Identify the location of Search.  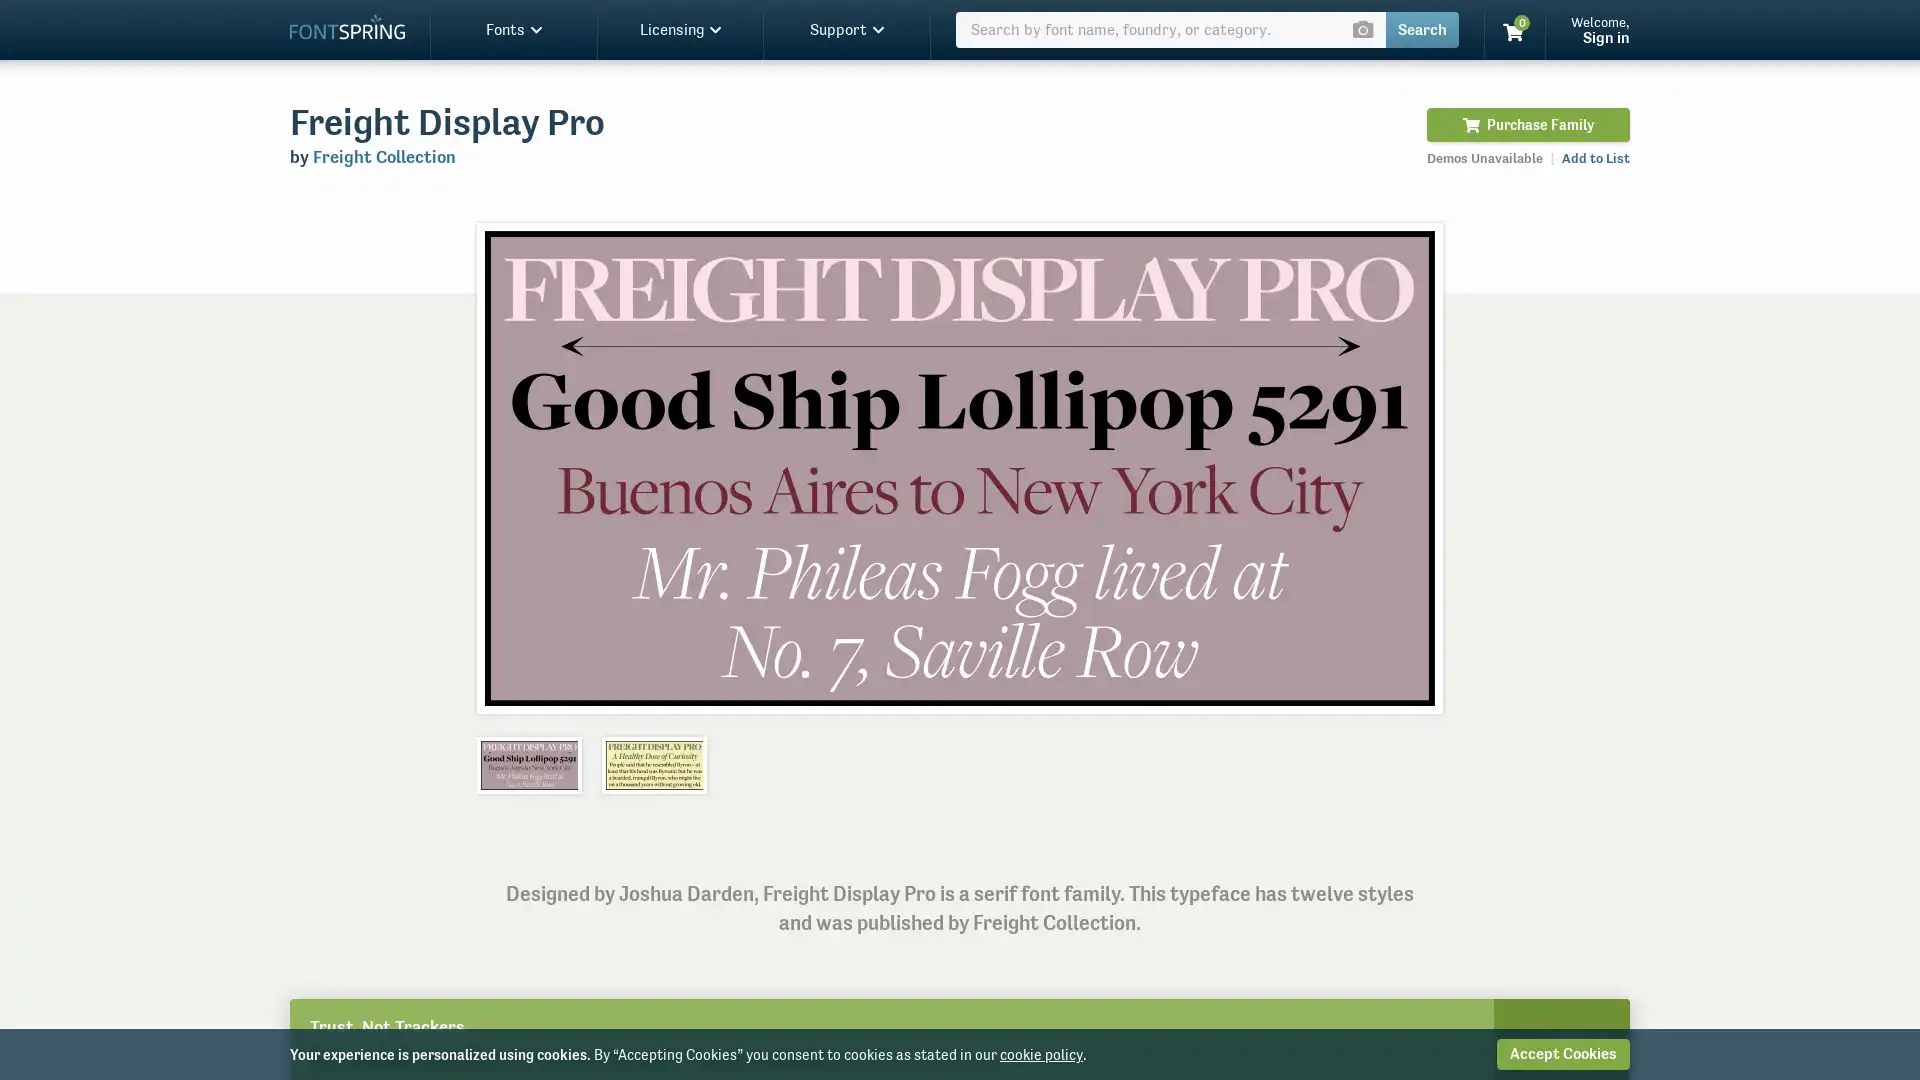
(1421, 30).